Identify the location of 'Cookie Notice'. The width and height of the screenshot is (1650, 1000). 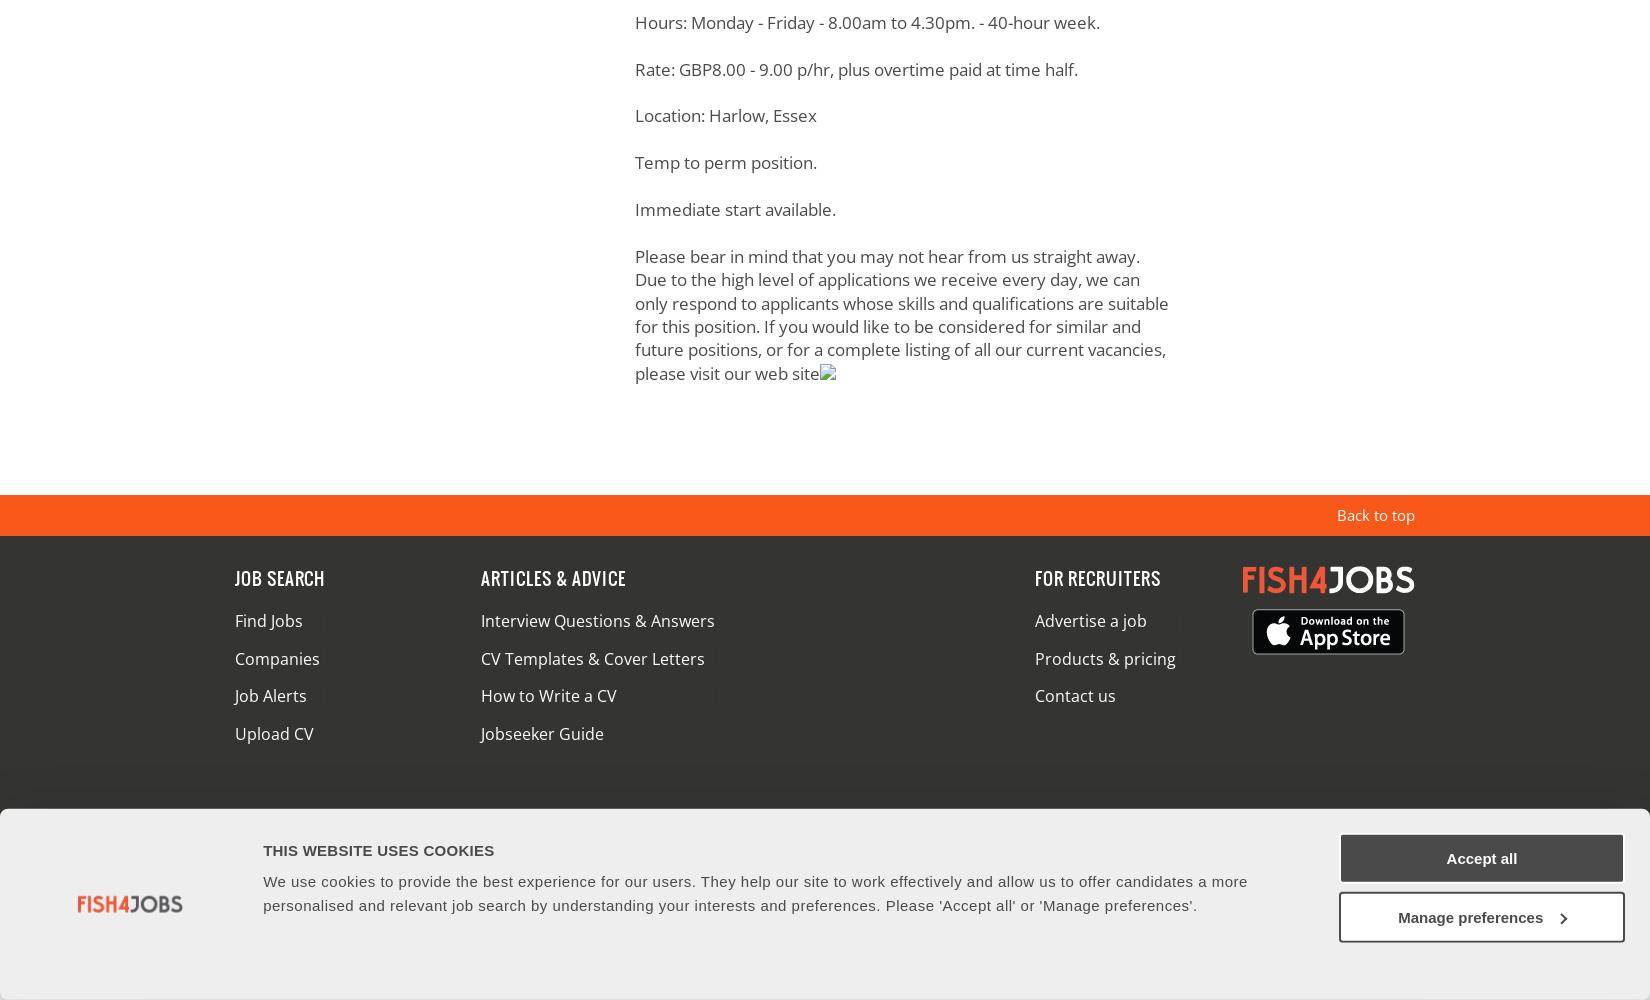
(898, 880).